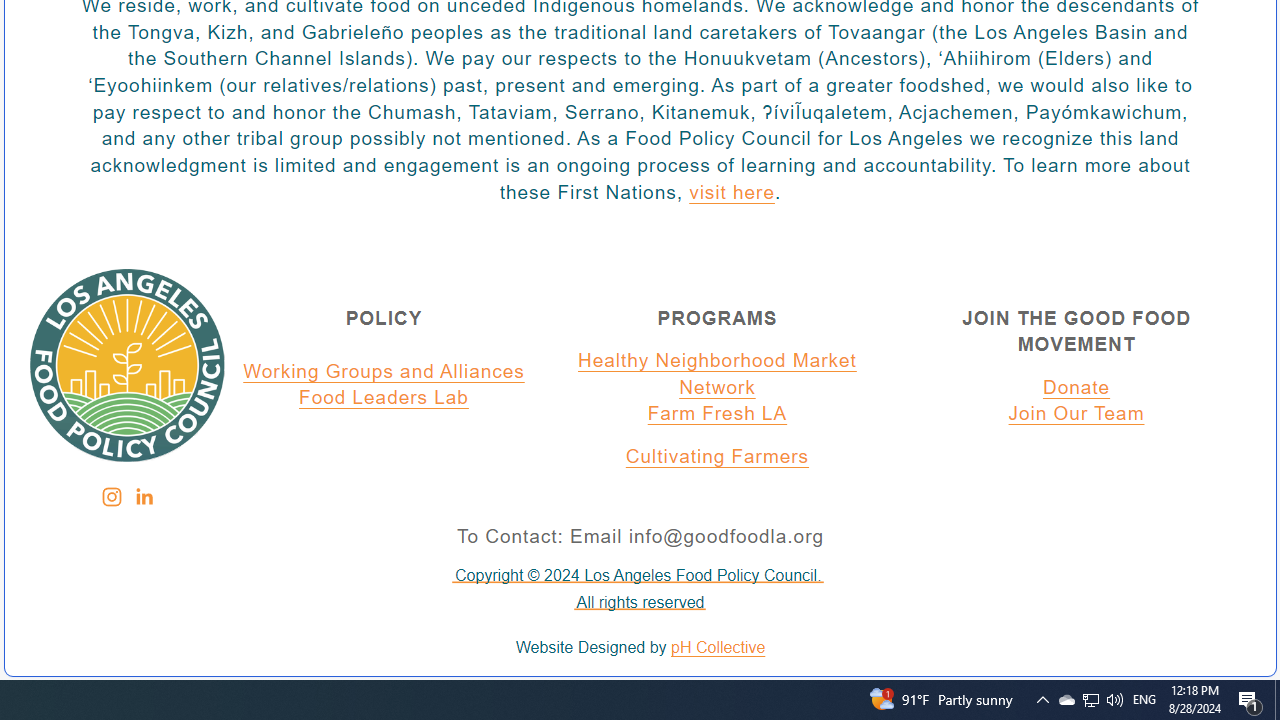 This screenshot has height=720, width=1280. I want to click on 'Working Groups and Alliances', so click(384, 371).